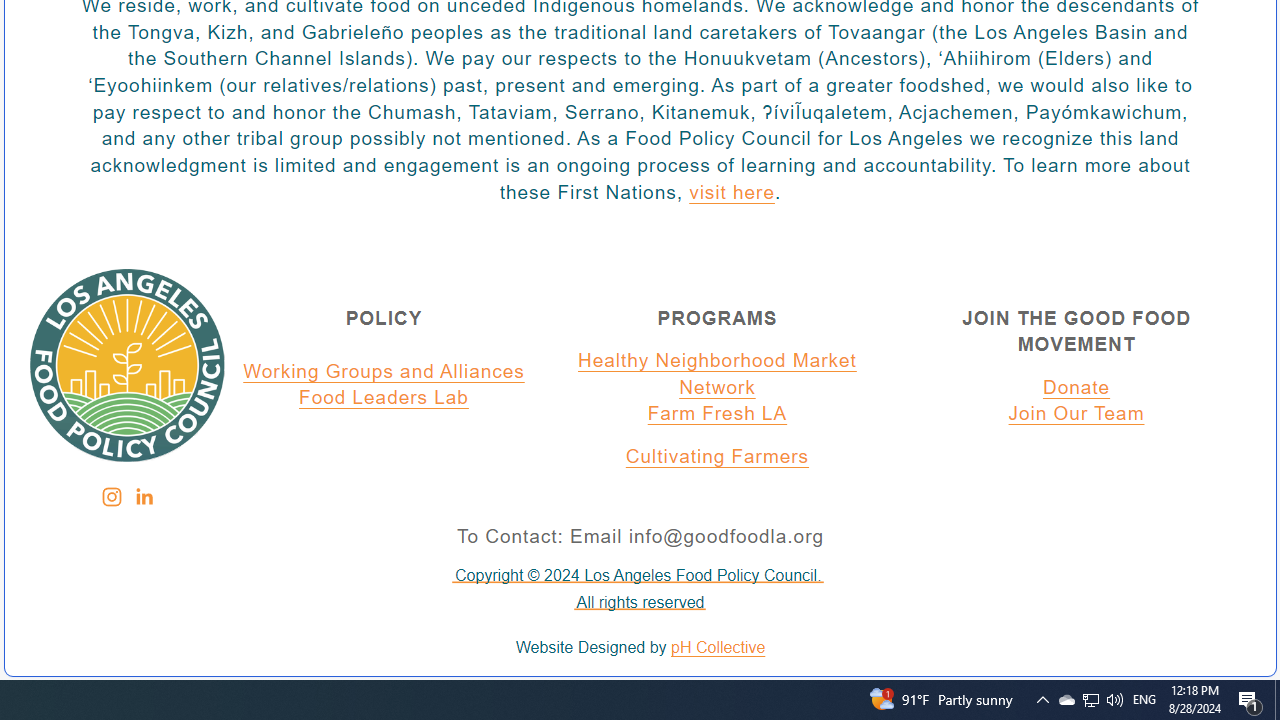 This screenshot has height=720, width=1280. I want to click on 'Working Groups and Alliances', so click(384, 371).